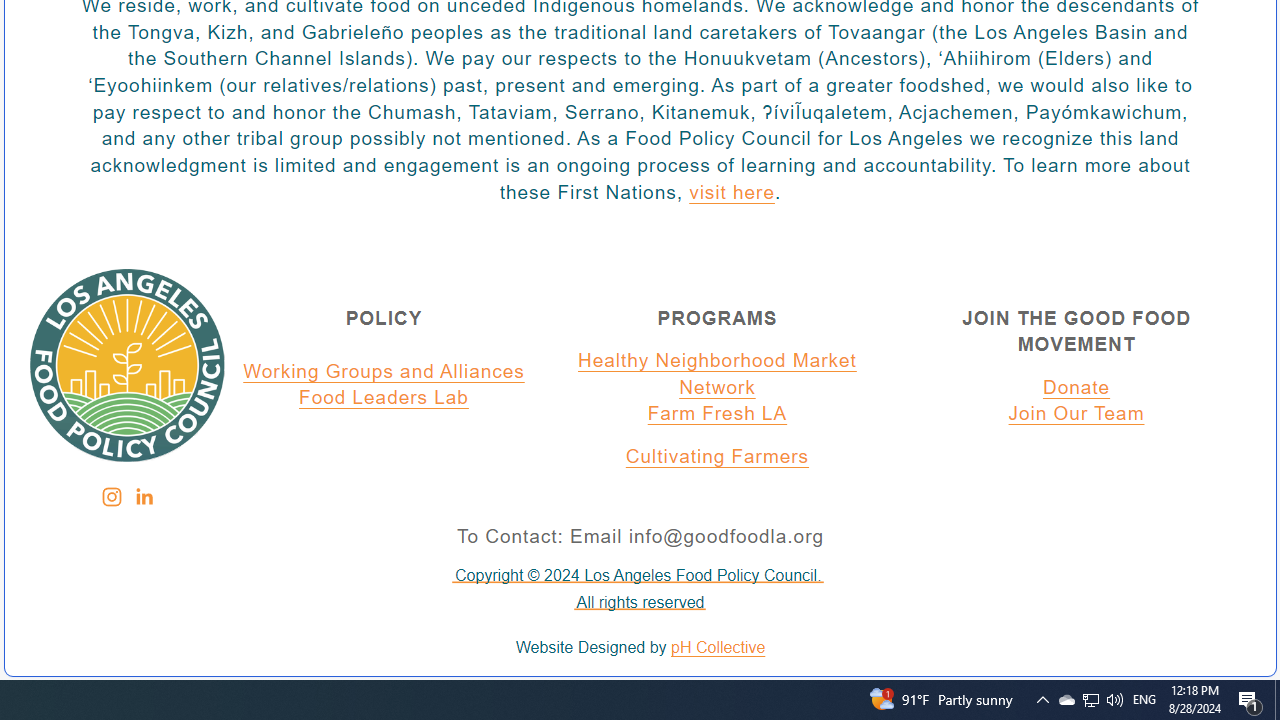 This screenshot has height=720, width=1280. I want to click on 'Working Groups and Alliances', so click(384, 371).